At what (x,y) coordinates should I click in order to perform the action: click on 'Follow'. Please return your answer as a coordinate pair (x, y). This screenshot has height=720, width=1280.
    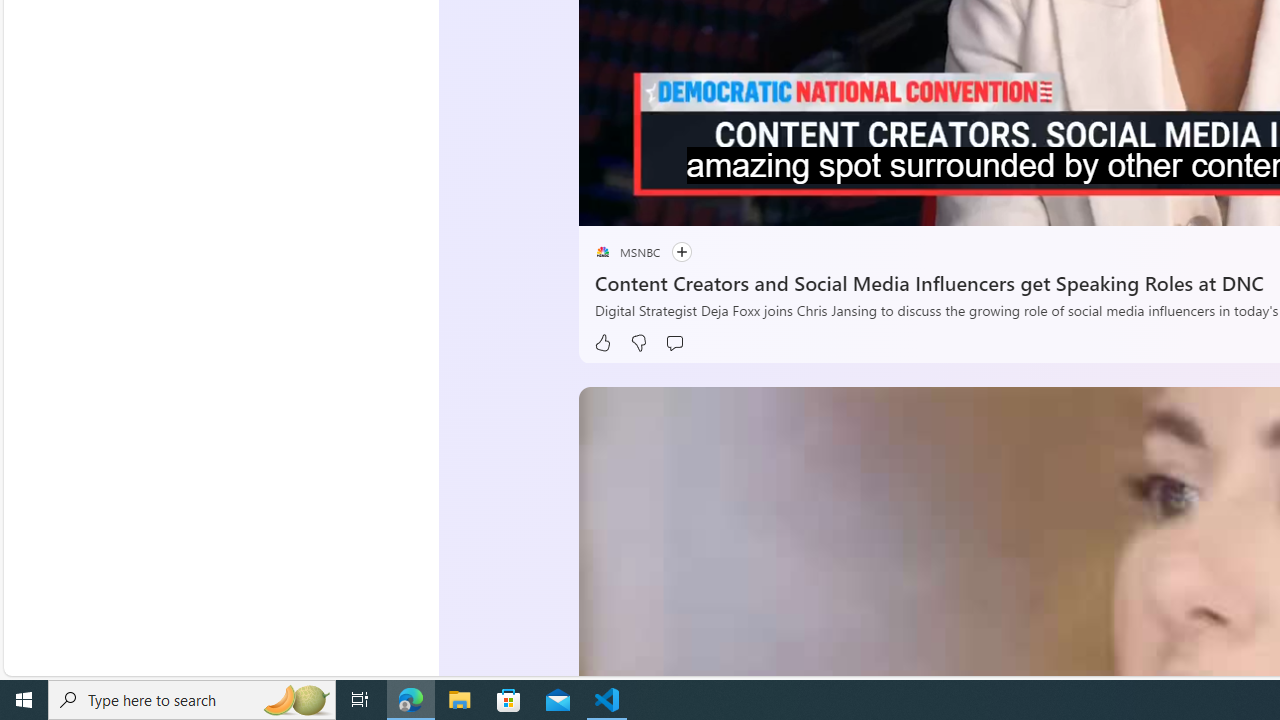
    Looking at the image, I should click on (671, 251).